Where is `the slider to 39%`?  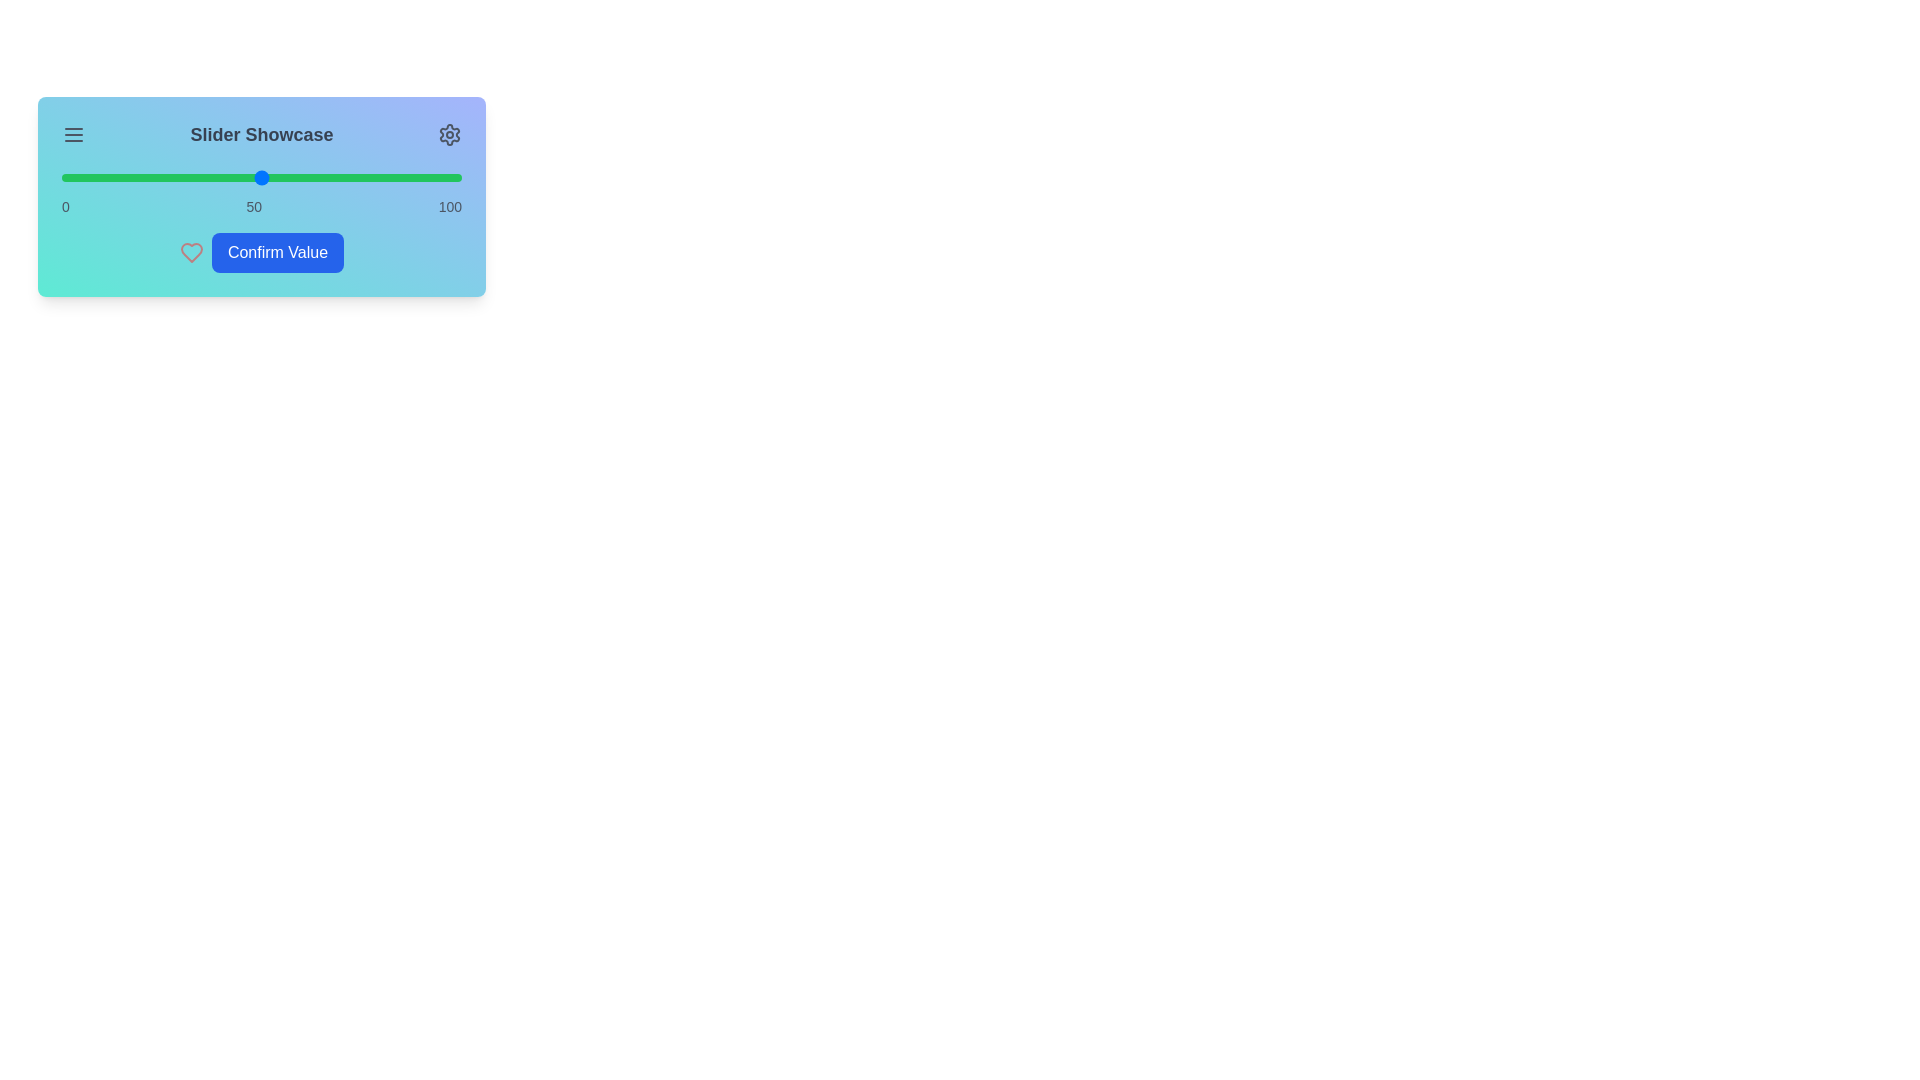 the slider to 39% is located at coordinates (217, 176).